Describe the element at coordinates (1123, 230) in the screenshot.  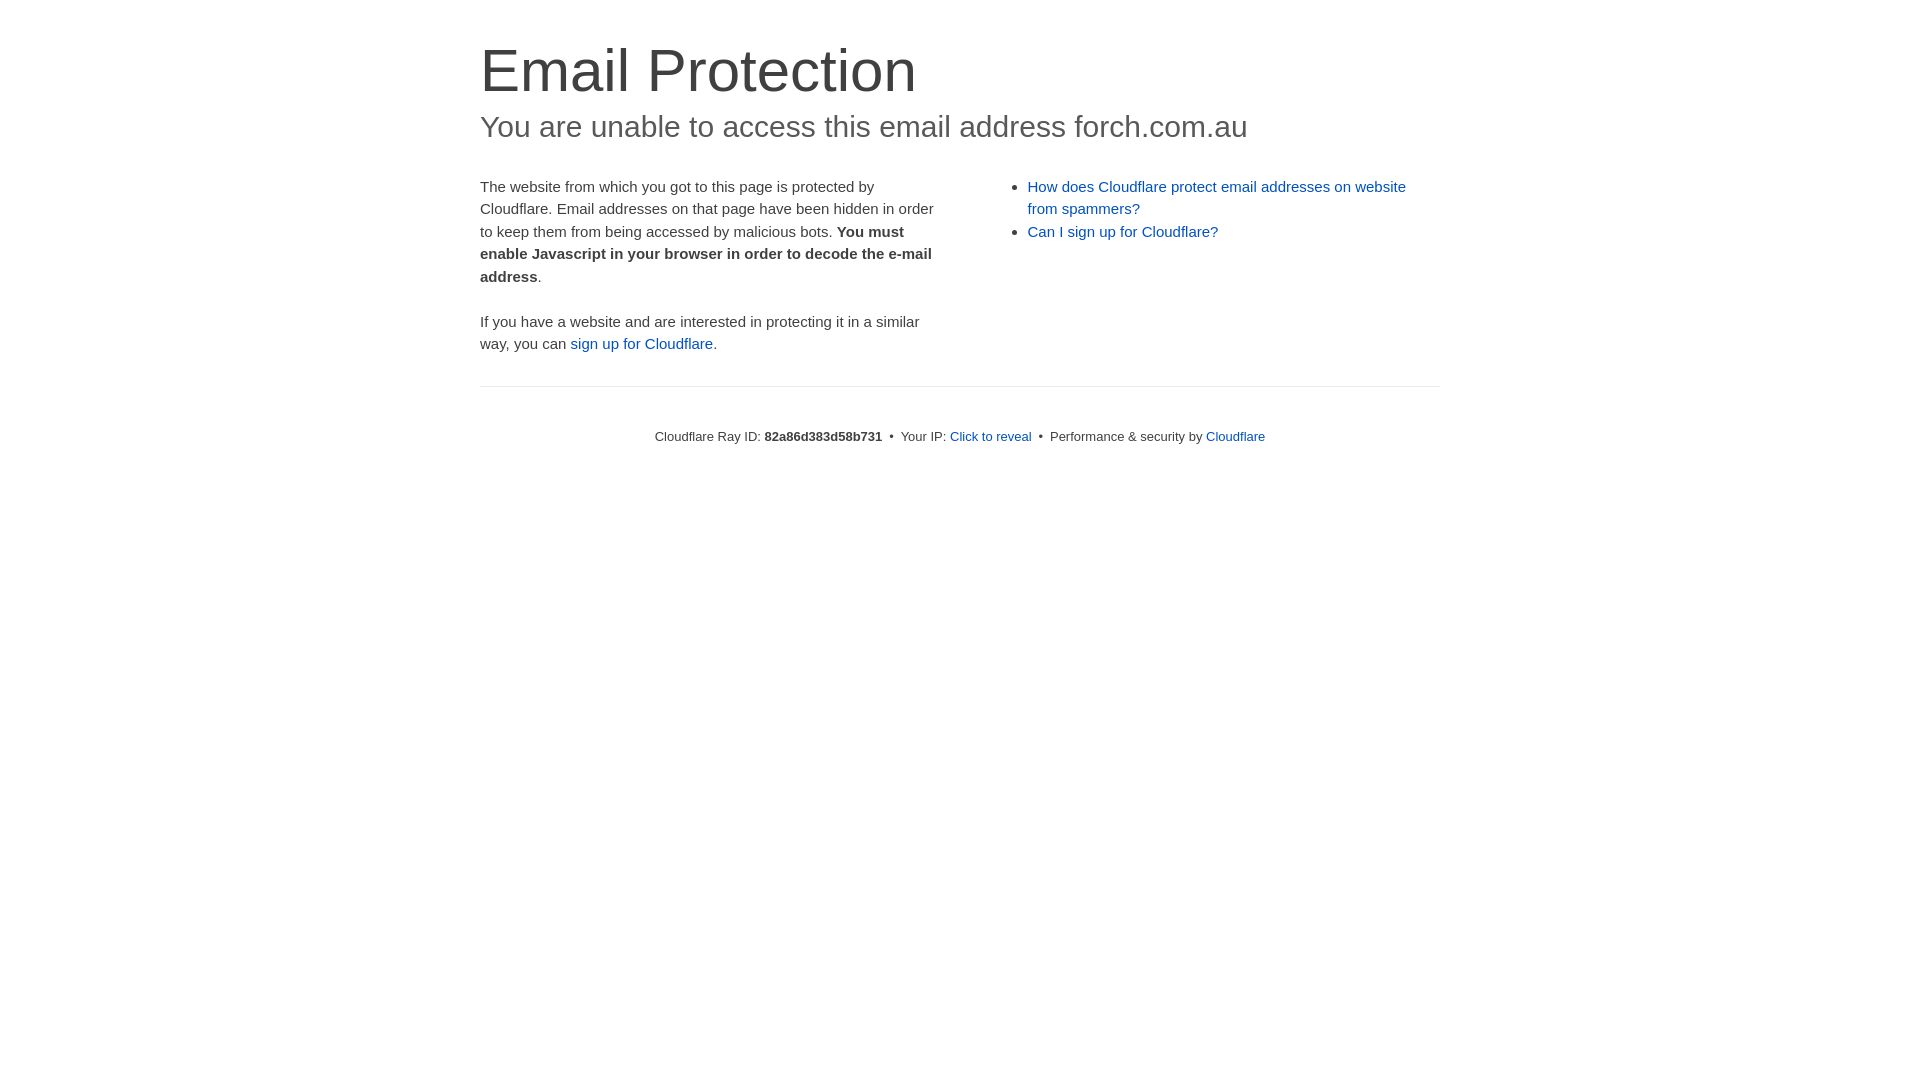
I see `'Can I sign up for Cloudflare?'` at that location.